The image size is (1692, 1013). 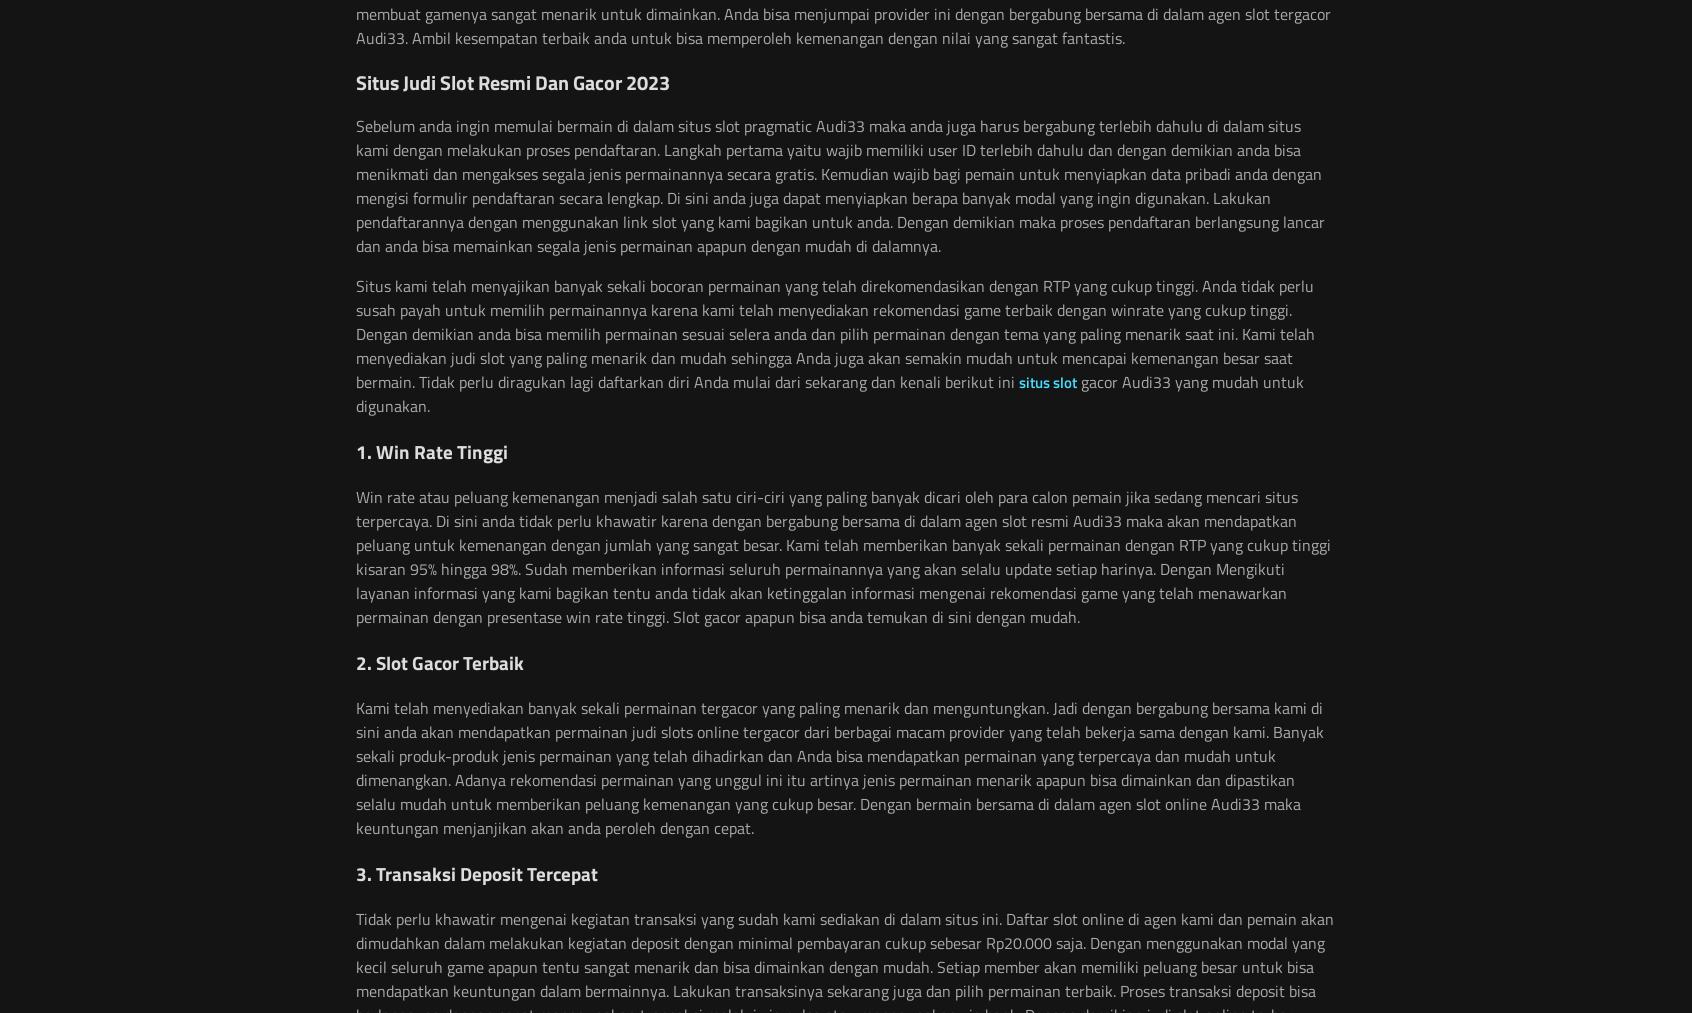 I want to click on 'Situs Judi Slot Resmi Dan Gacor 2023', so click(x=513, y=80).